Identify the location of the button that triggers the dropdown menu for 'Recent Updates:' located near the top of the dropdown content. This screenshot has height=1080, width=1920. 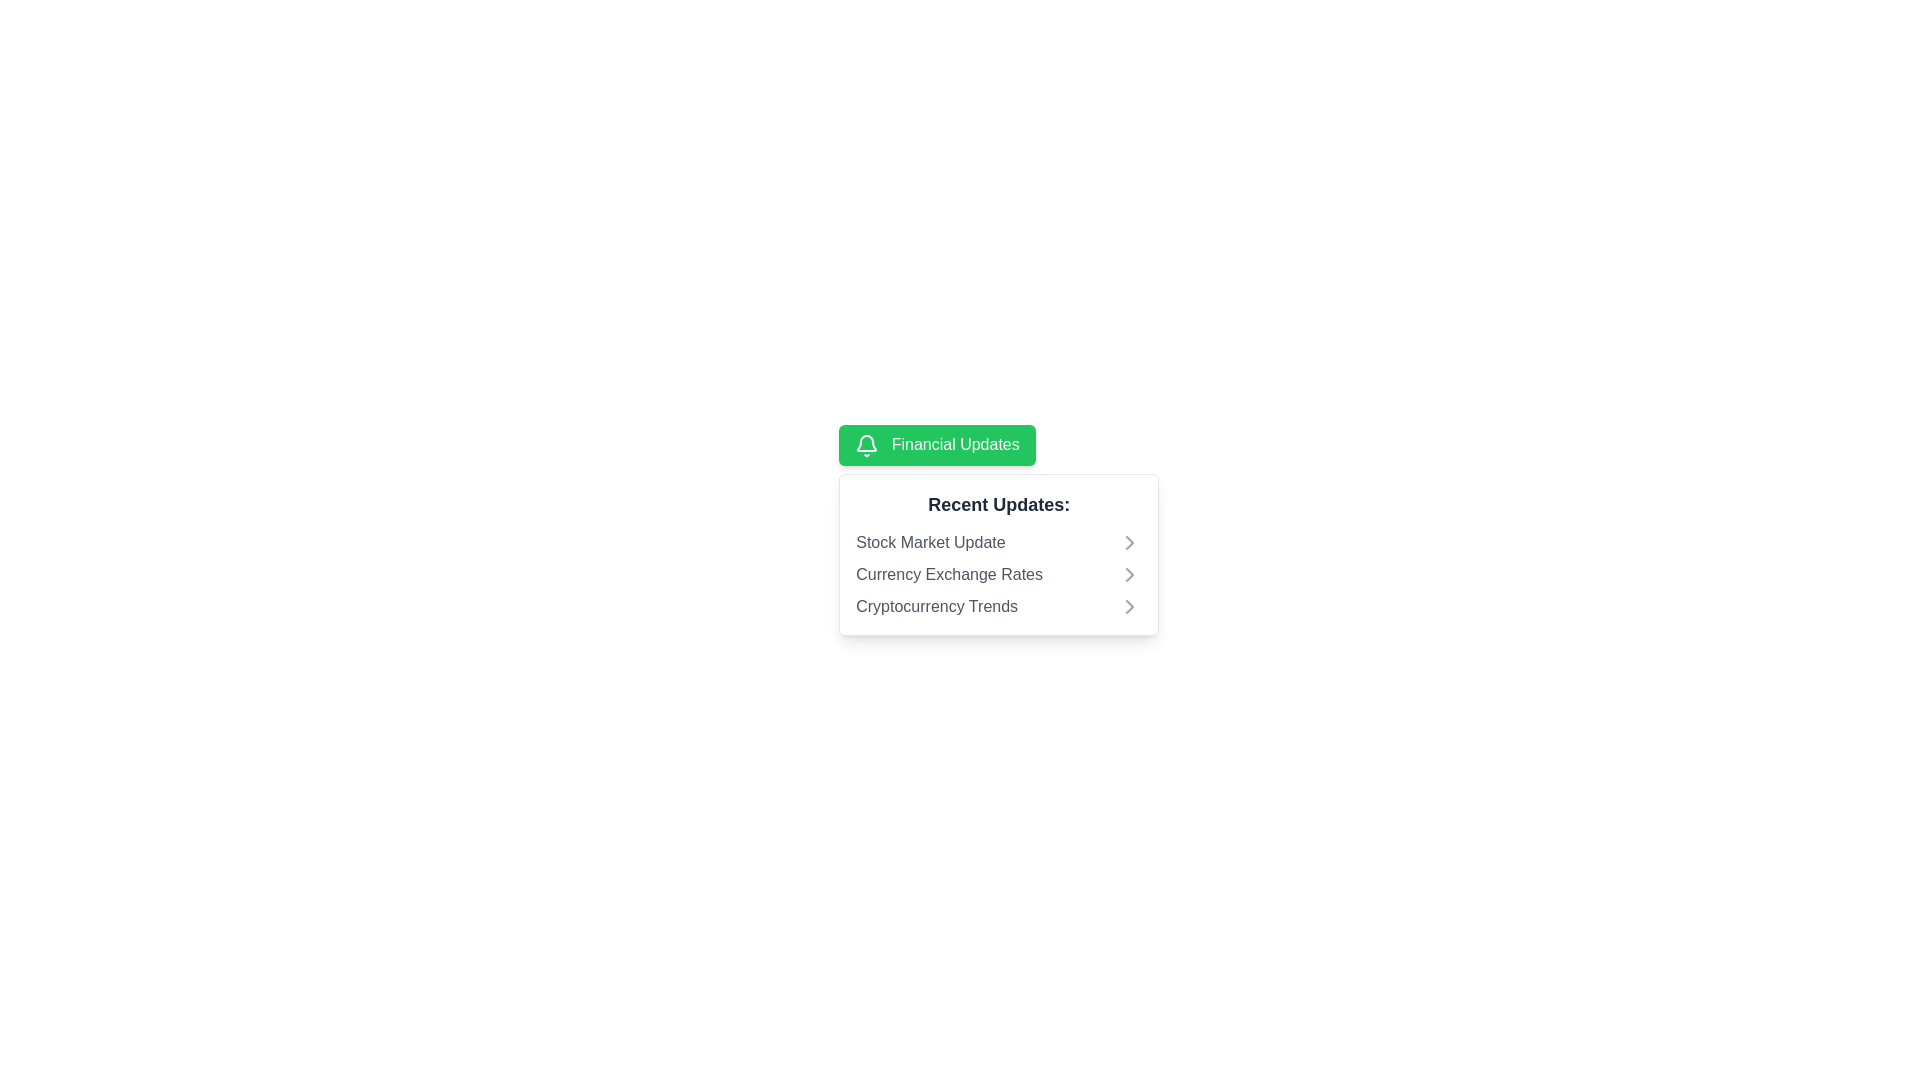
(935, 443).